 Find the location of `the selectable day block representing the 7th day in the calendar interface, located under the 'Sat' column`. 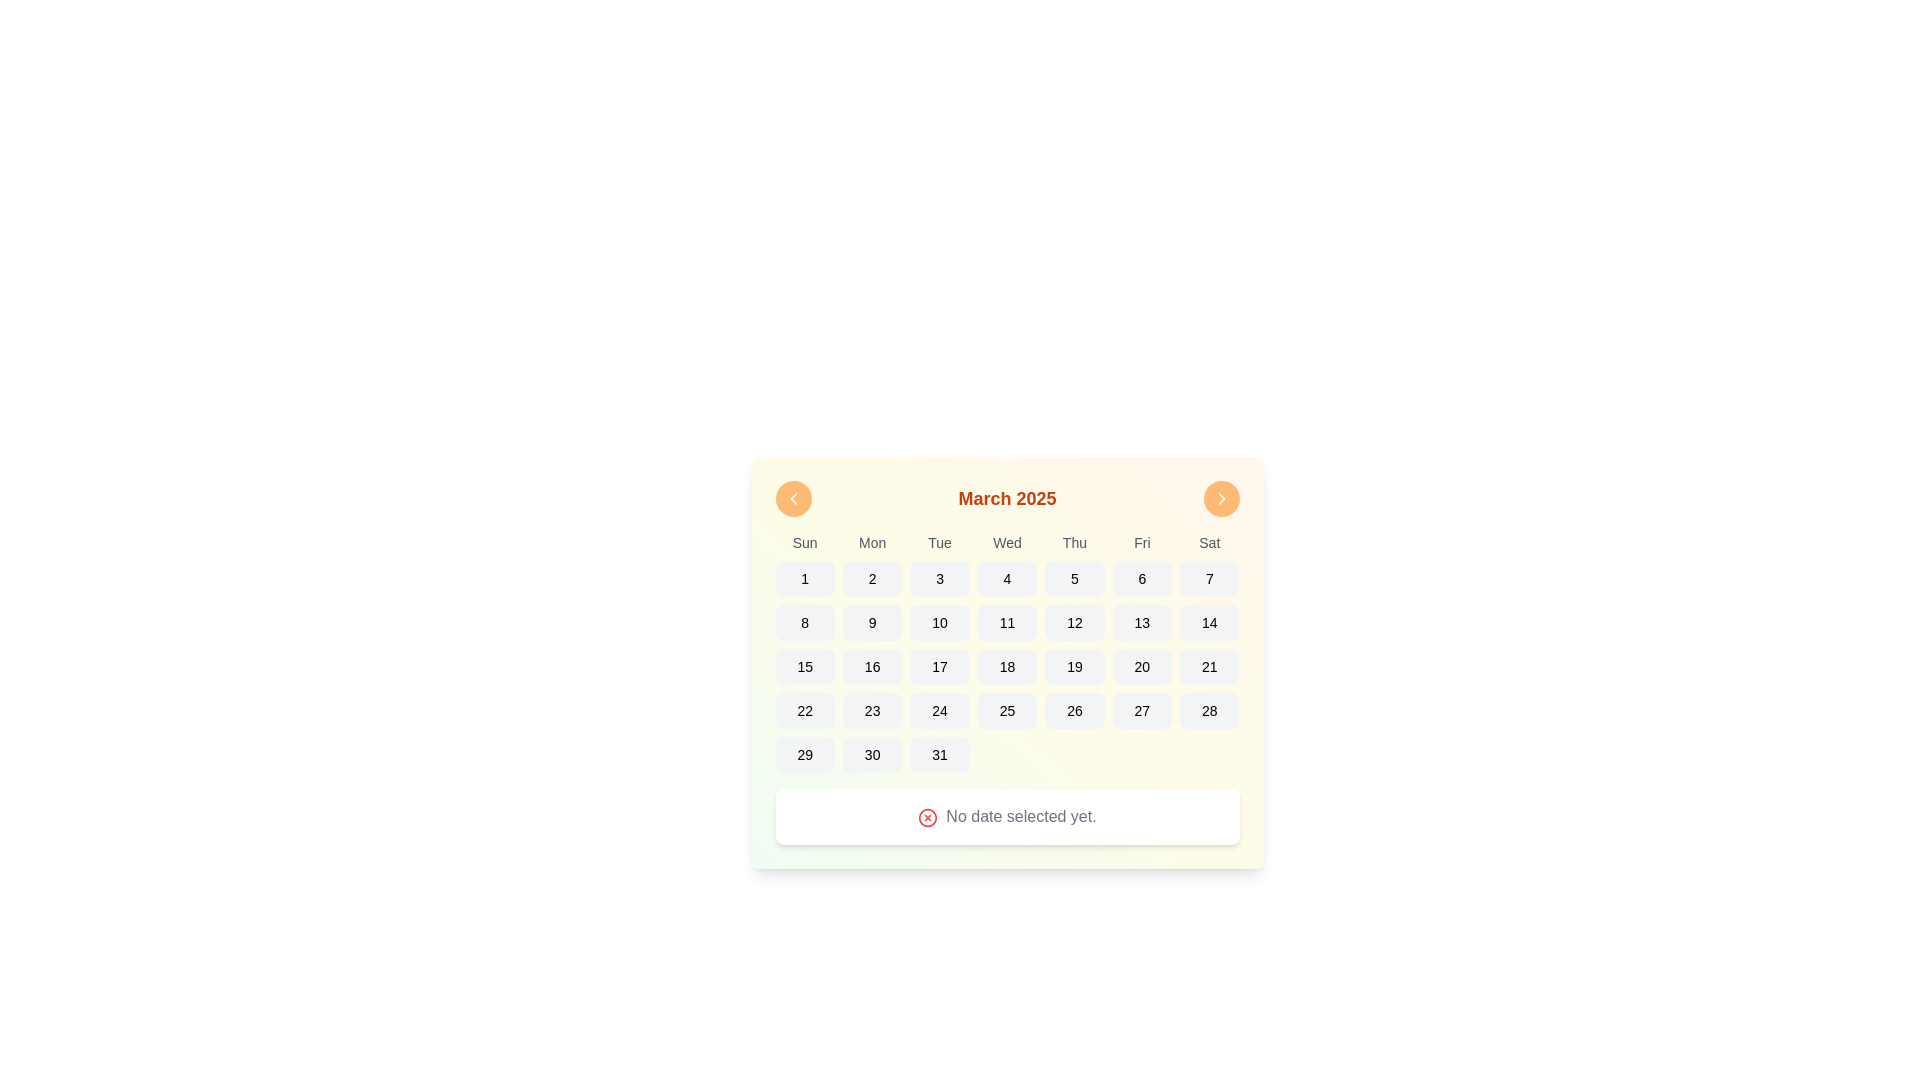

the selectable day block representing the 7th day in the calendar interface, located under the 'Sat' column is located at coordinates (1208, 578).